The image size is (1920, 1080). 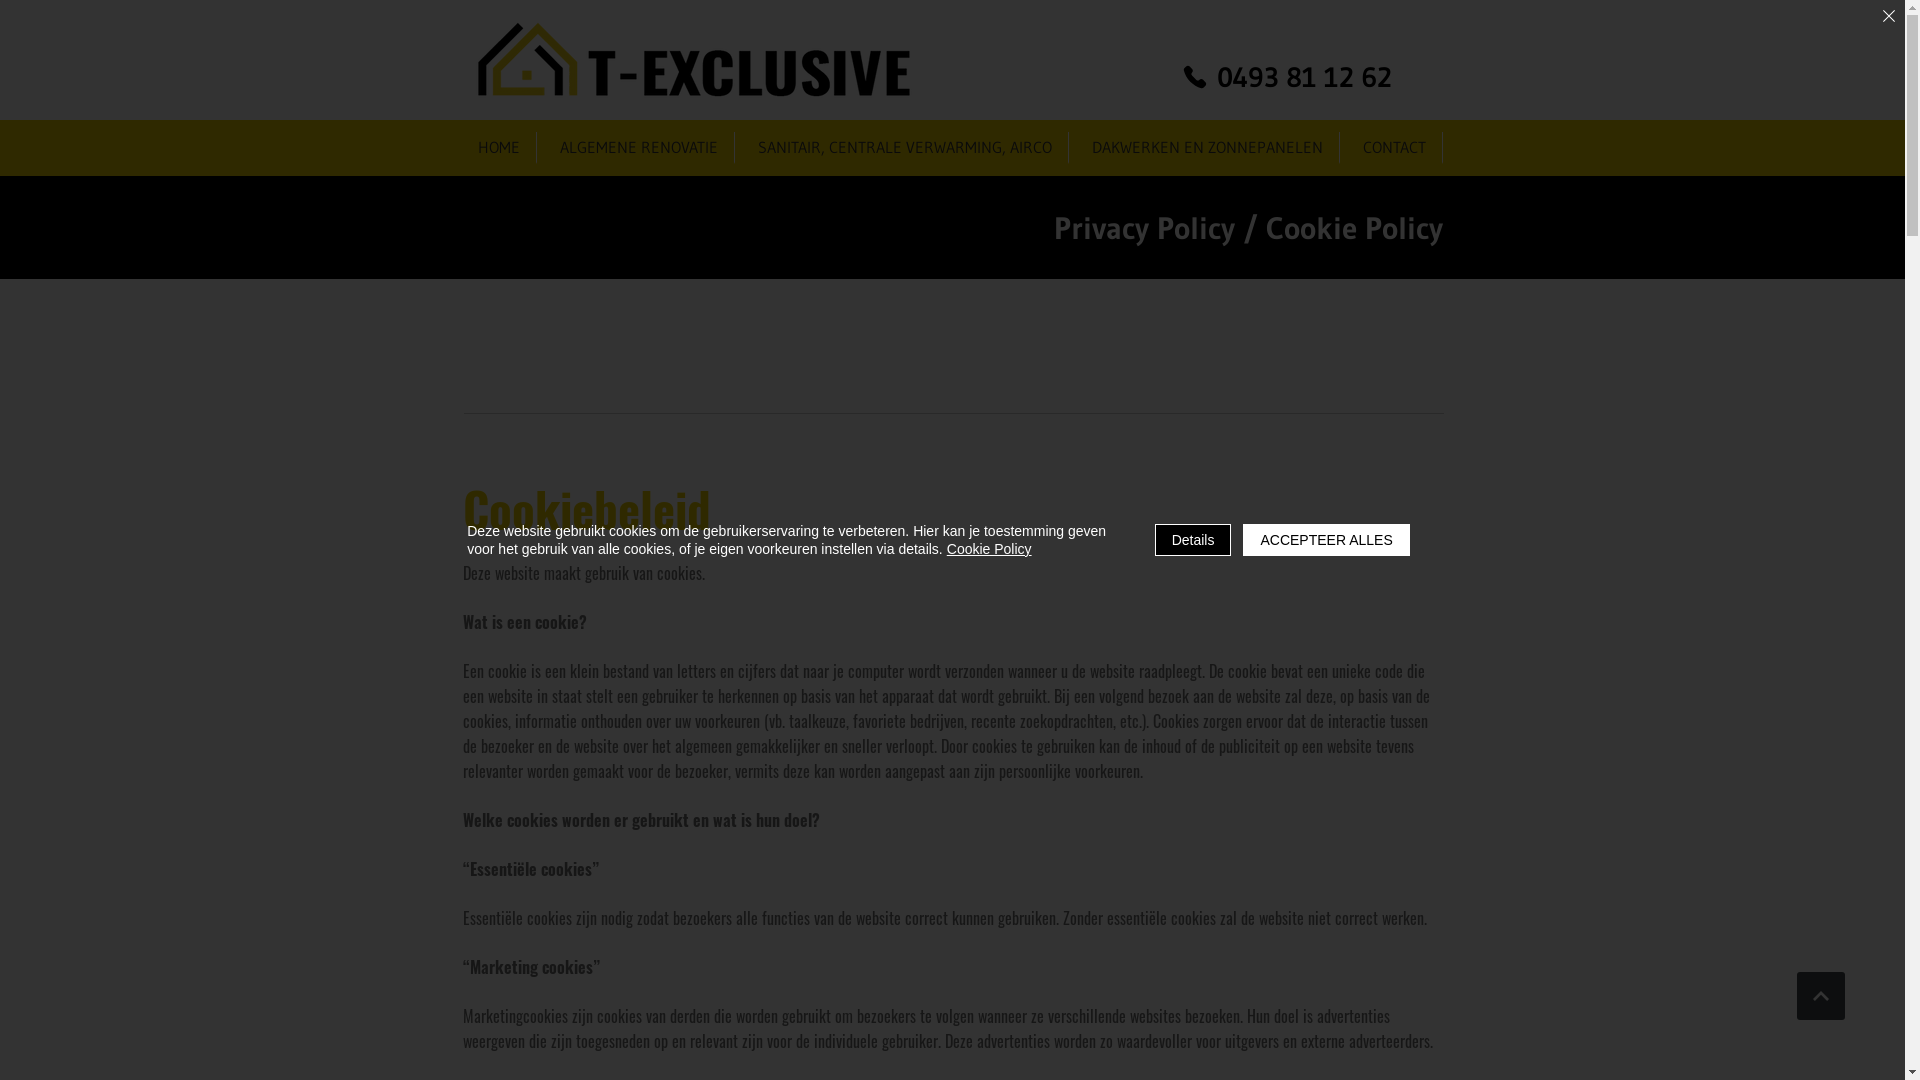 I want to click on 'DAKWERKEN EN ZONNEPANELEN', so click(x=1206, y=146).